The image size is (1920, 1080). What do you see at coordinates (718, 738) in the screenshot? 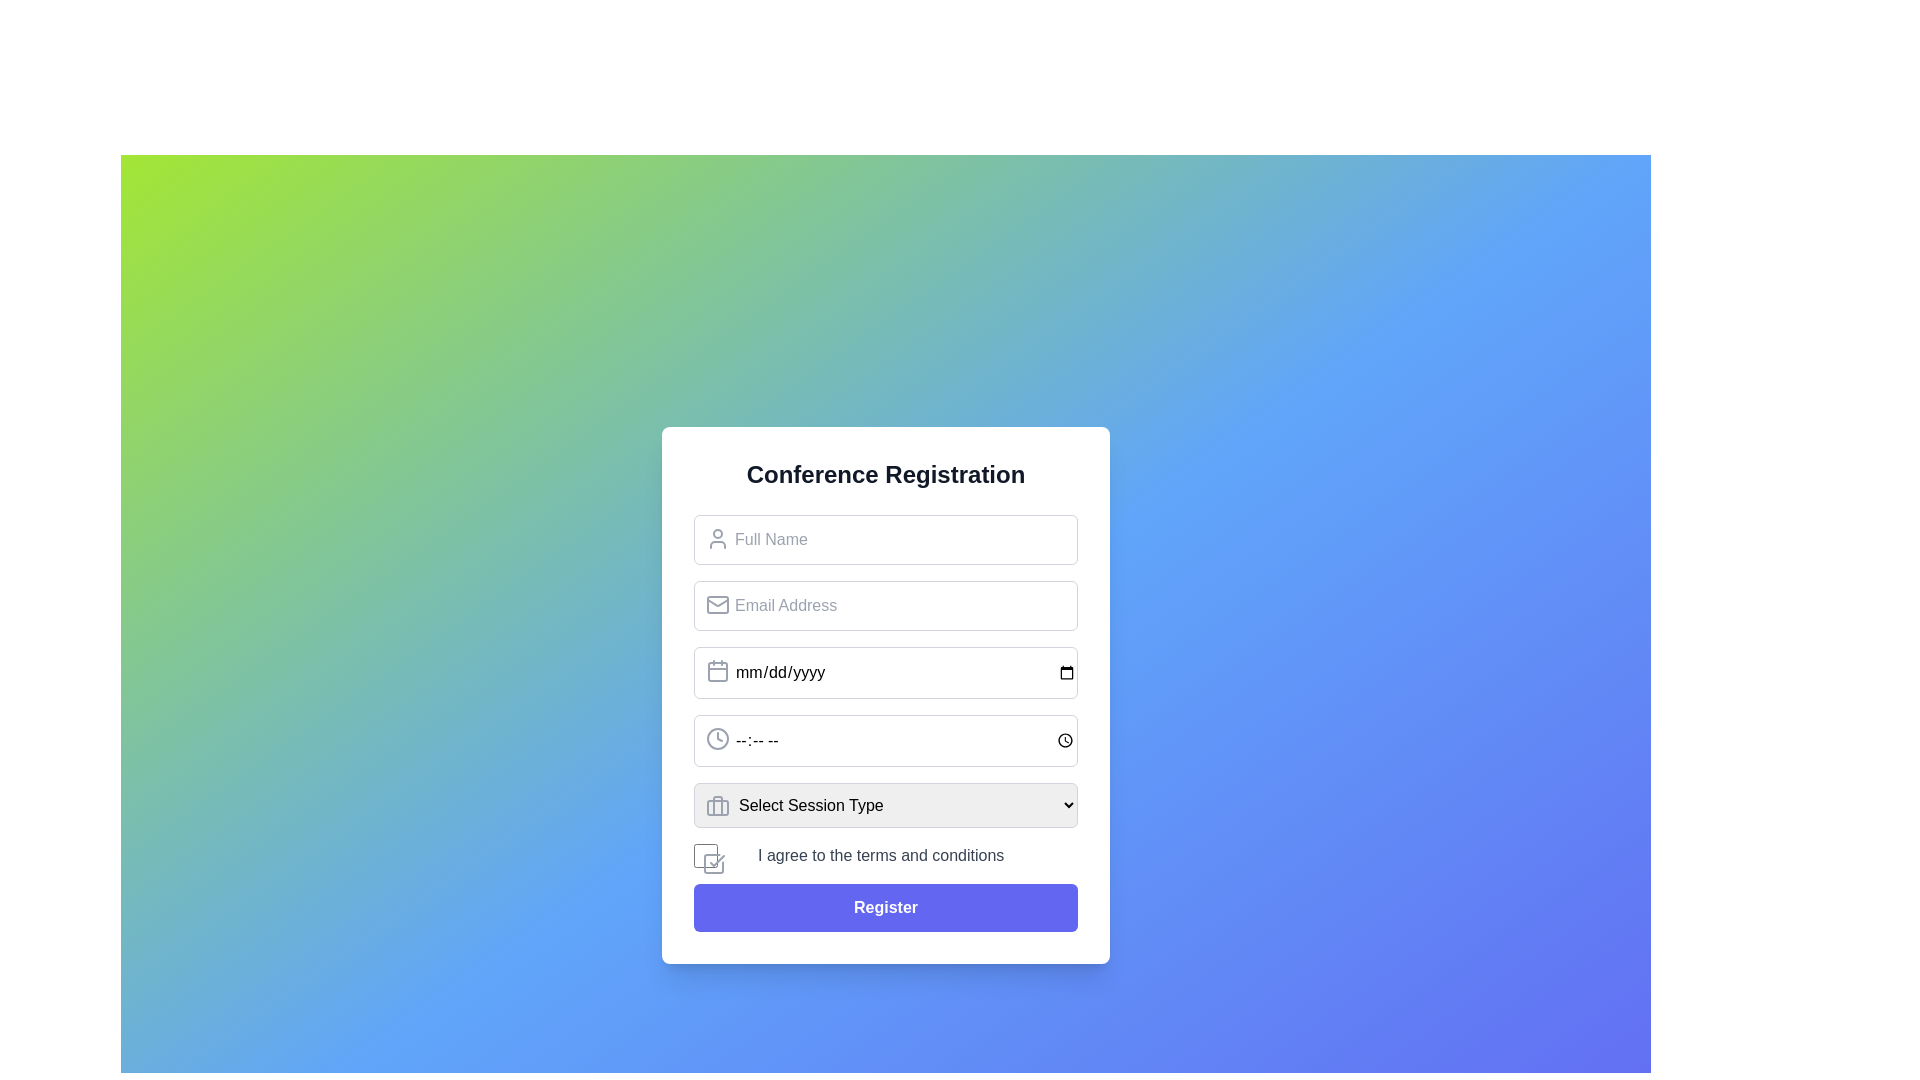
I see `the circular outline of the clock icon located in the time selection field of the registration form, to the left of the '--:-- --' placeholder` at bounding box center [718, 738].